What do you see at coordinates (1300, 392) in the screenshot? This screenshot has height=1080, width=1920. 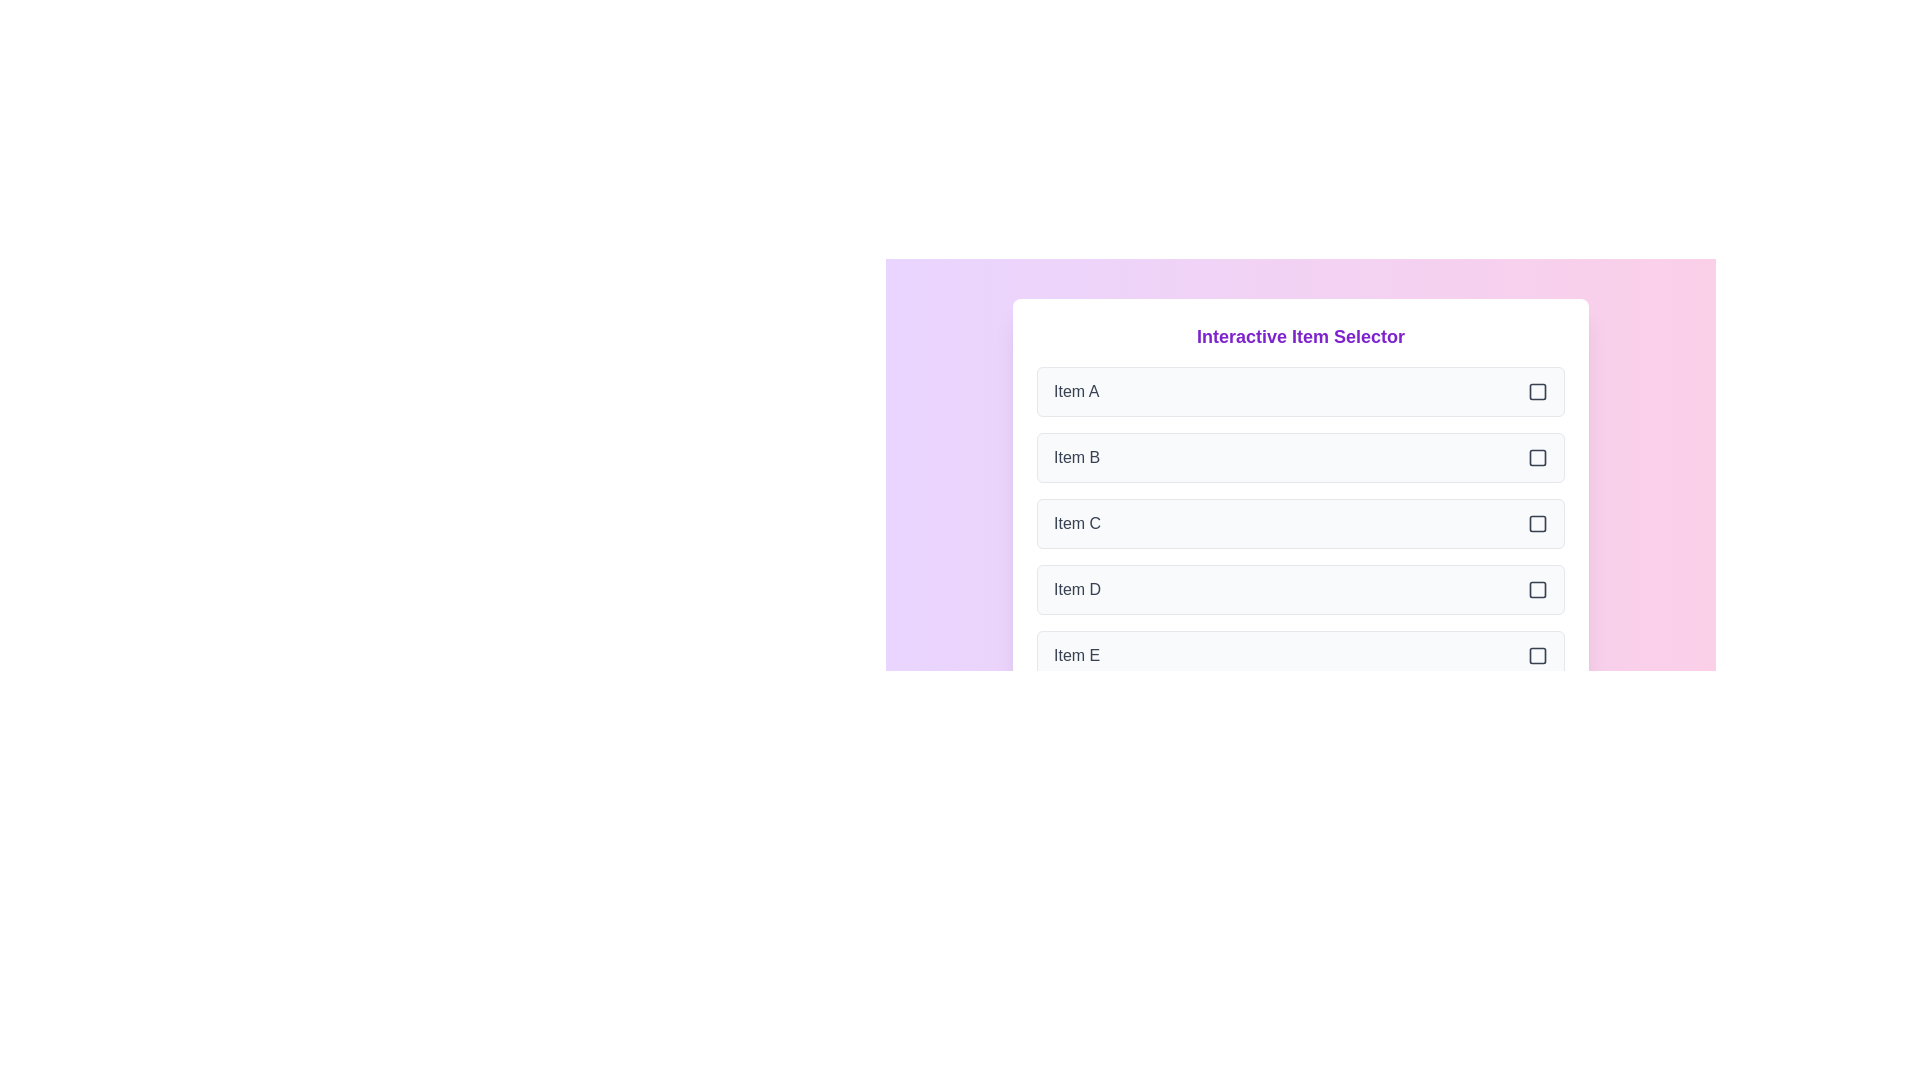 I see `the item Item A to observe its hover effect` at bounding box center [1300, 392].